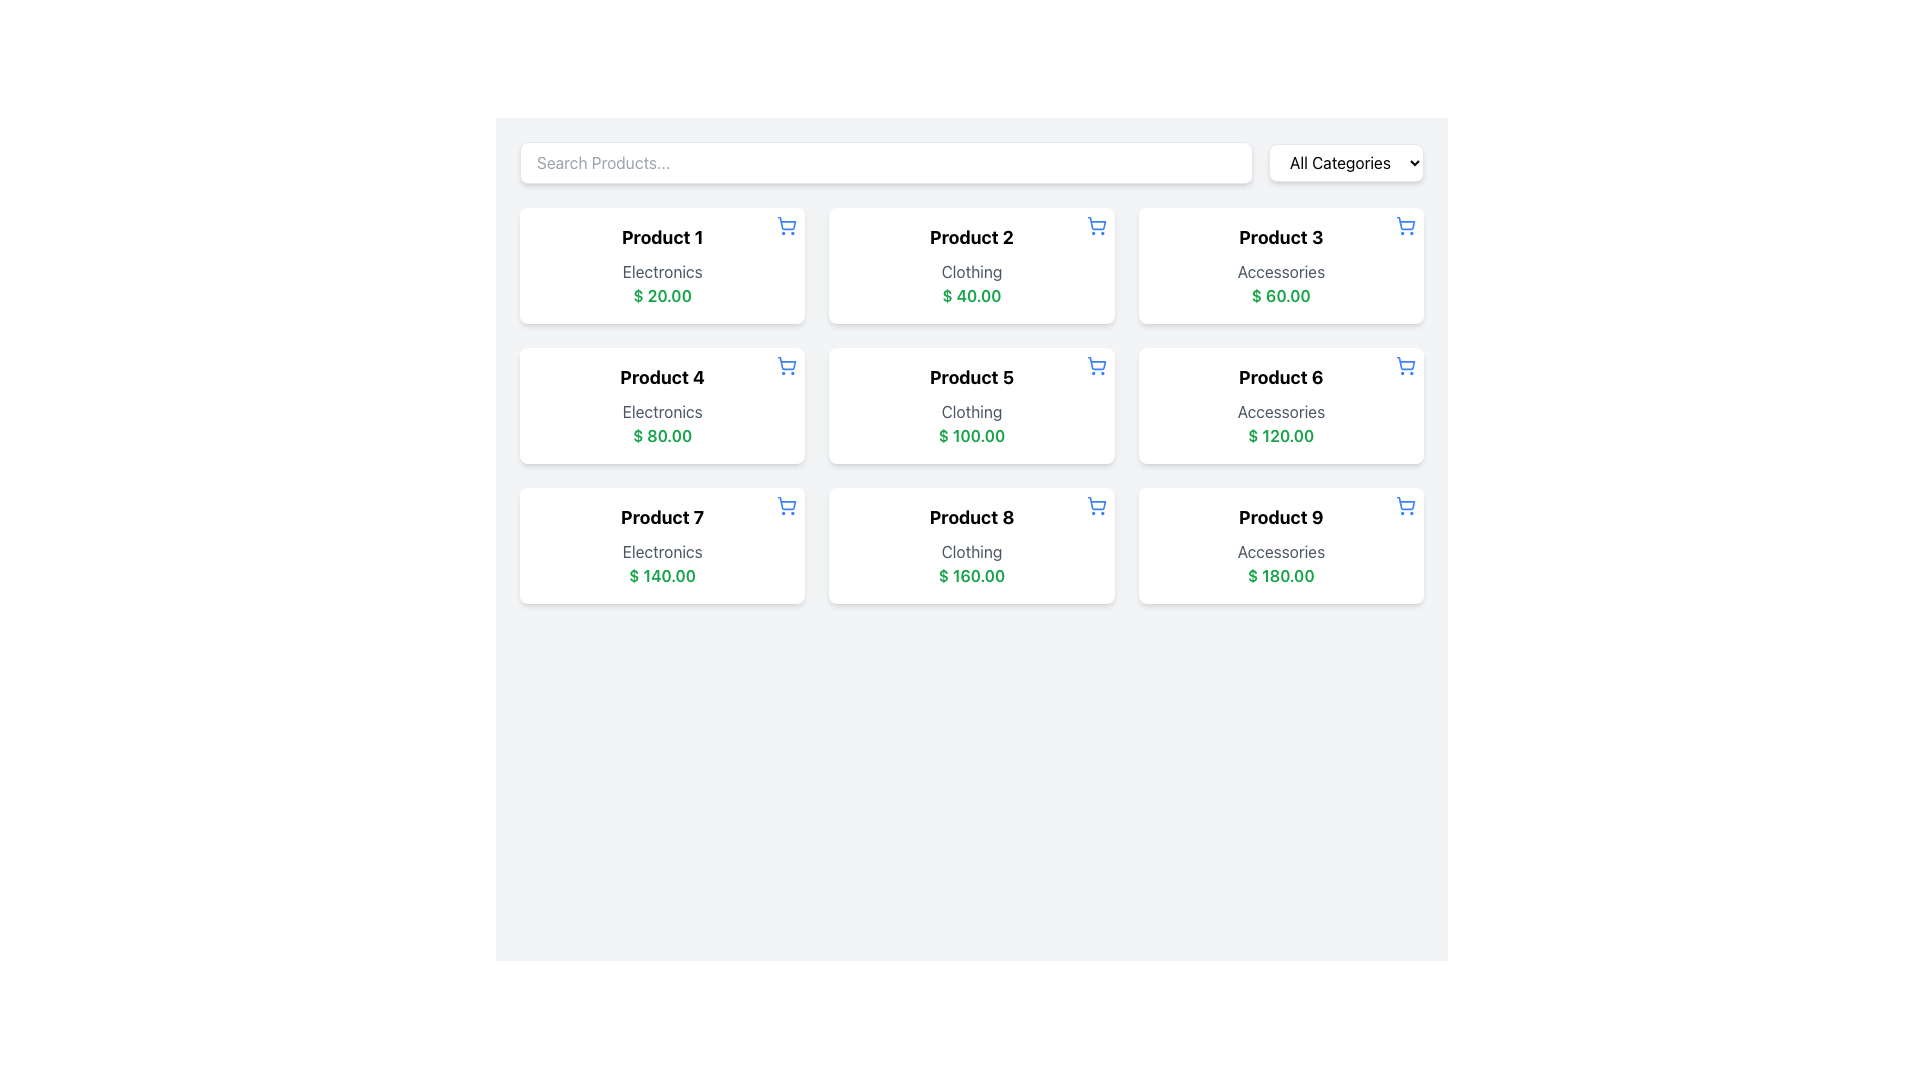  What do you see at coordinates (662, 237) in the screenshot?
I see `the text element labeled 'Product 1', which is styled in bold and located at the top-center of a card-like component` at bounding box center [662, 237].